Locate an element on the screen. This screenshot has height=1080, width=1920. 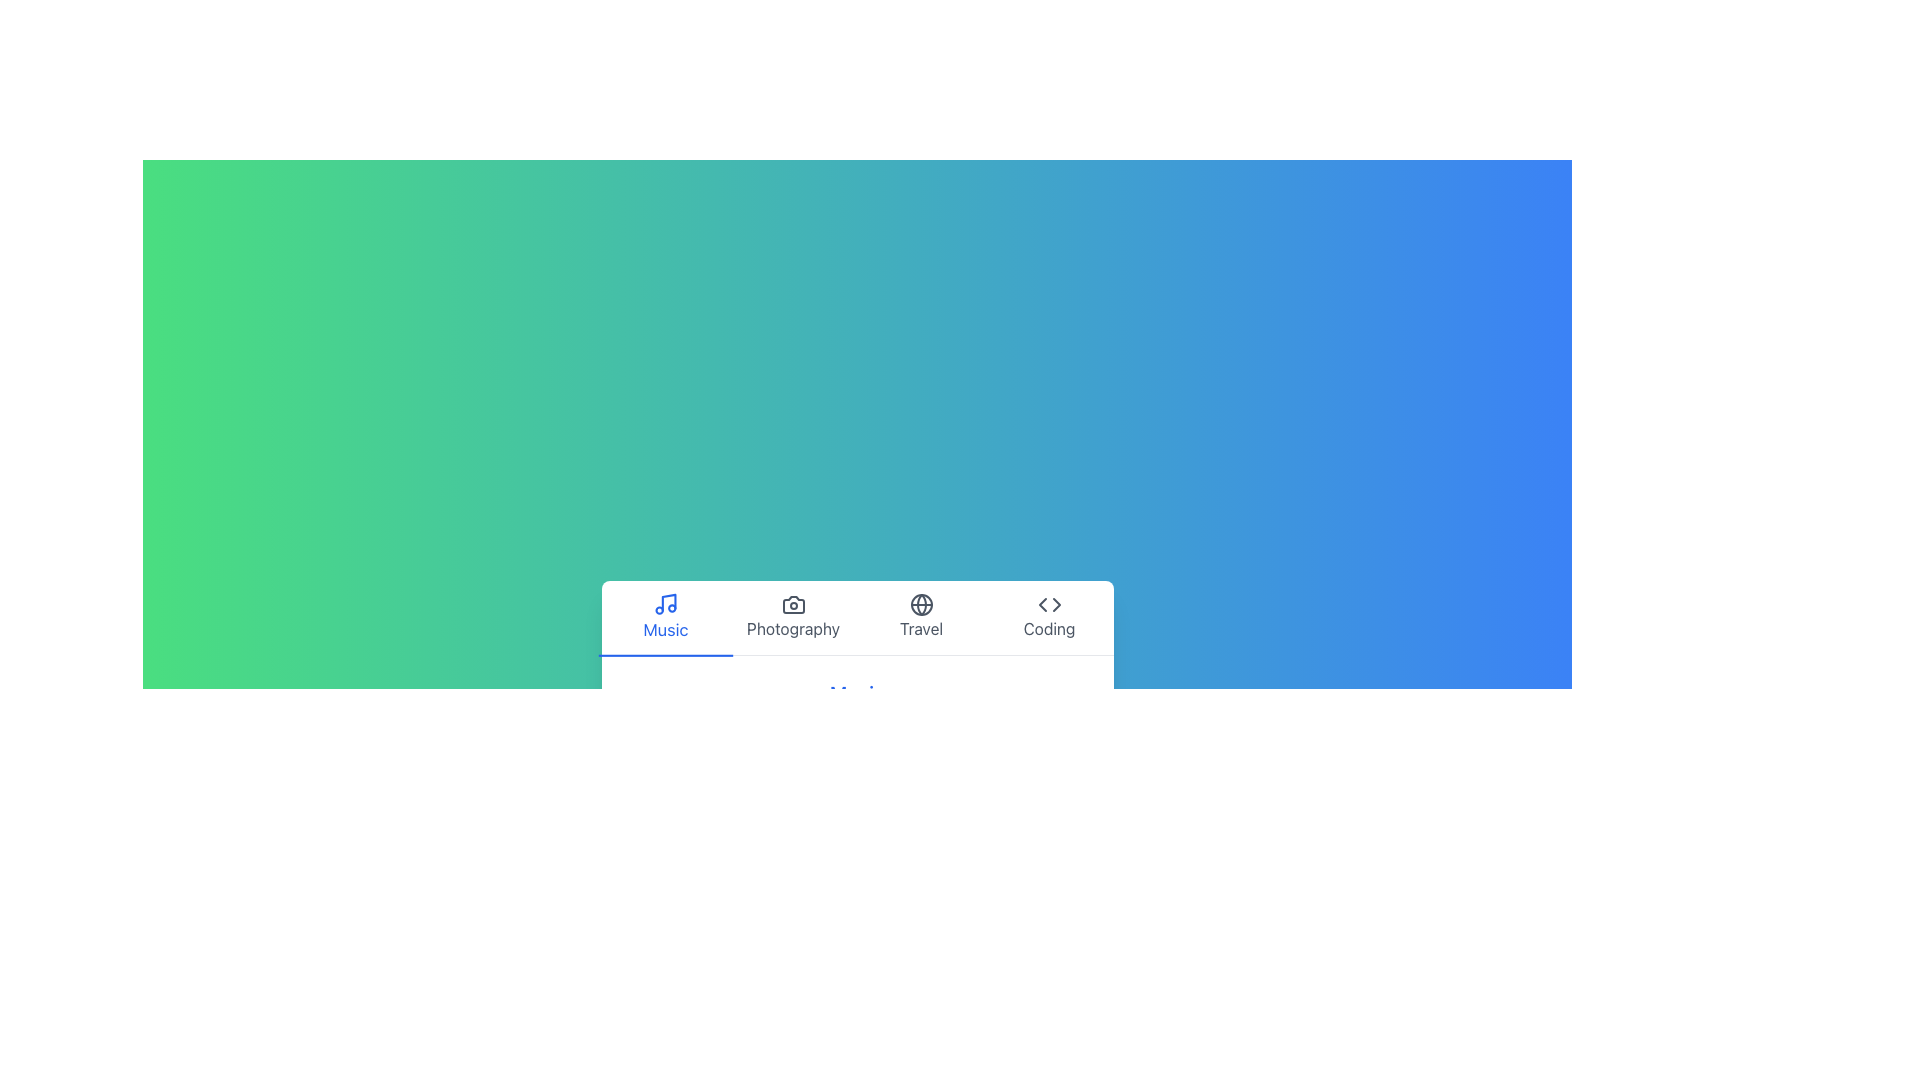
the 'Music' button, the first option in the horizontally aligned menu is located at coordinates (665, 616).